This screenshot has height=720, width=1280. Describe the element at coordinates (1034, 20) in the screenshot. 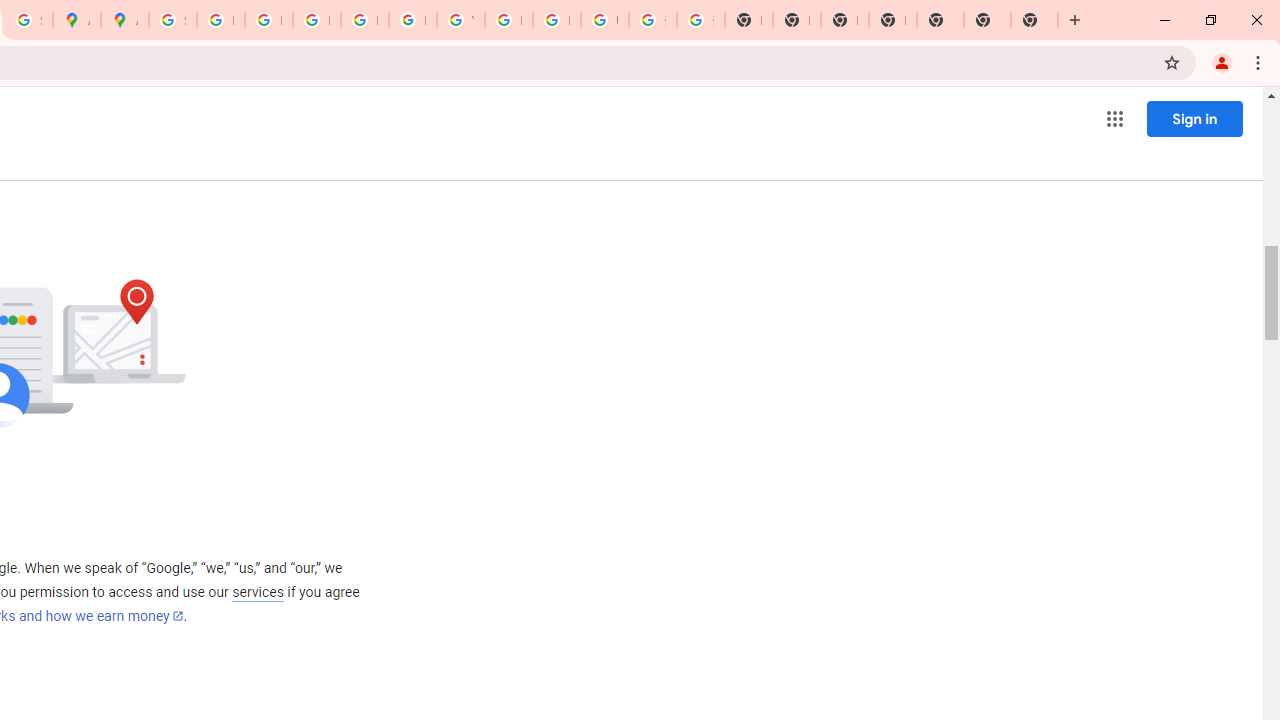

I see `'New Tab'` at that location.